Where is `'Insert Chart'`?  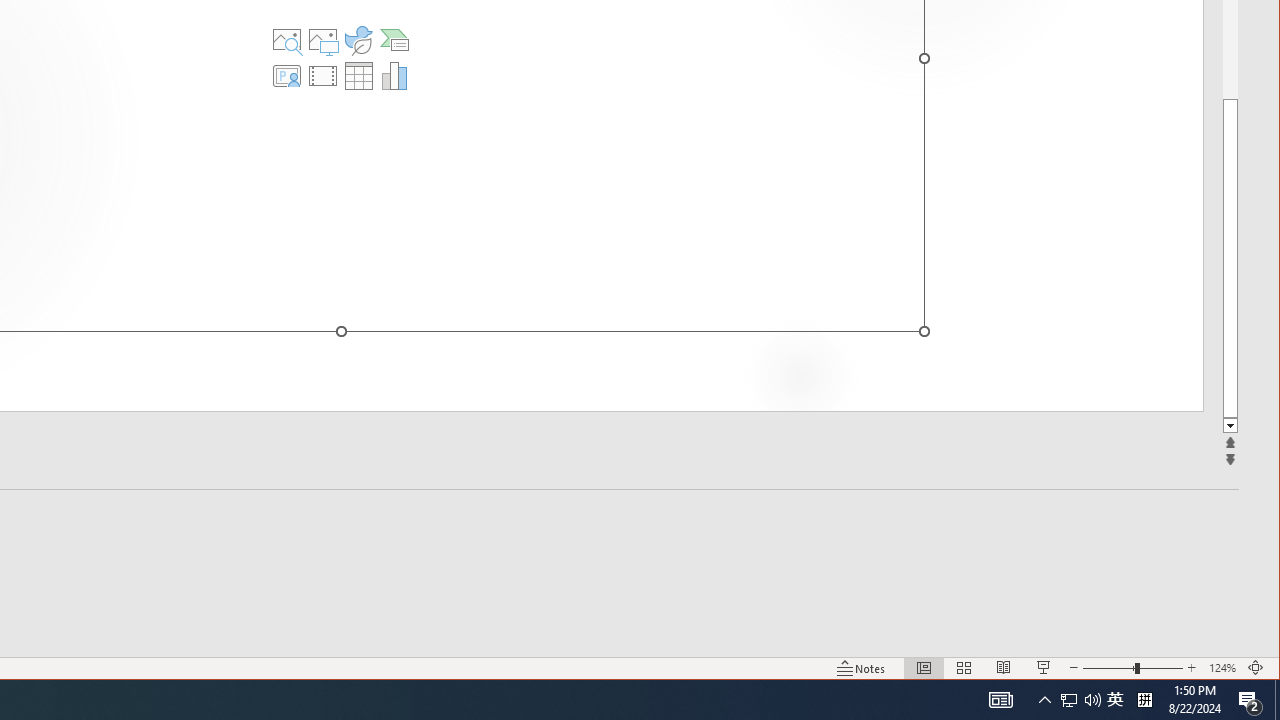 'Insert Chart' is located at coordinates (394, 74).